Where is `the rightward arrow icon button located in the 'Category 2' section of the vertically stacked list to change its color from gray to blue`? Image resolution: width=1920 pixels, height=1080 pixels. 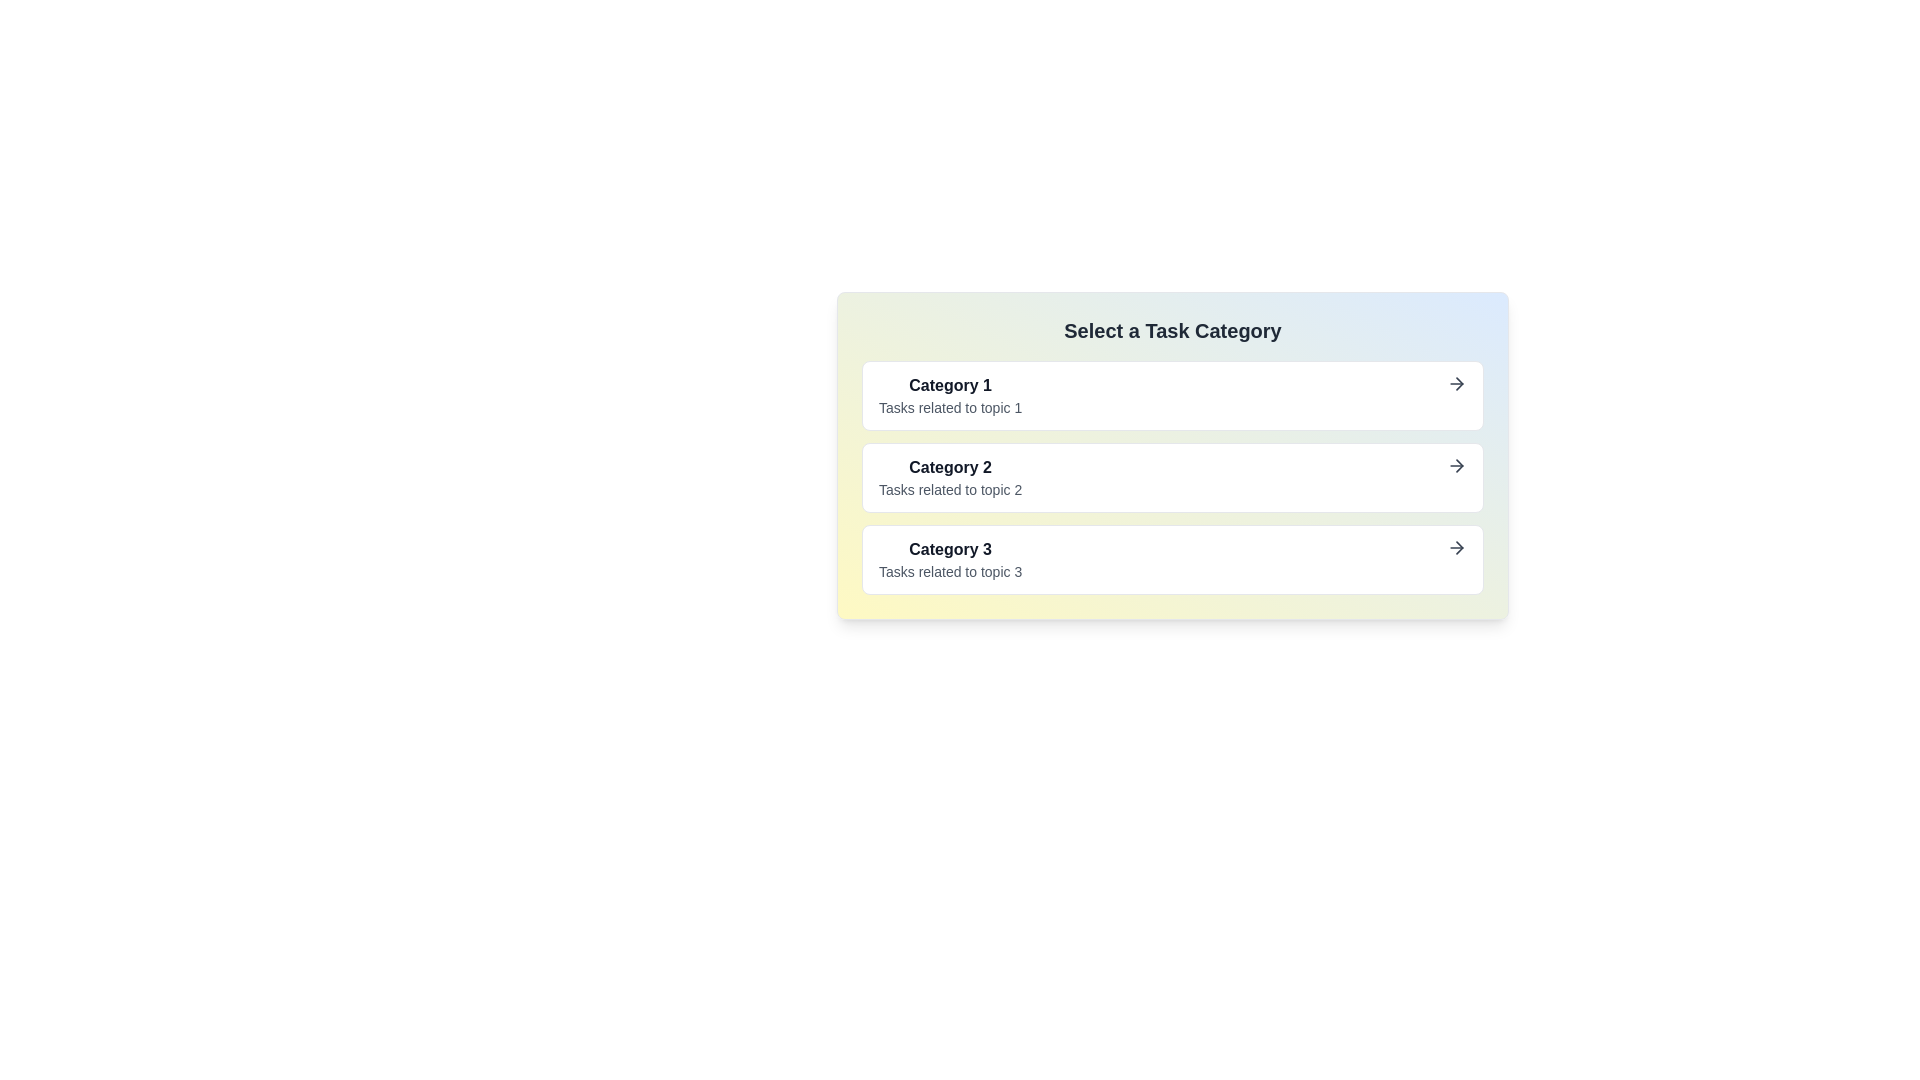
the rightward arrow icon button located in the 'Category 2' section of the vertically stacked list to change its color from gray to blue is located at coordinates (1457, 466).